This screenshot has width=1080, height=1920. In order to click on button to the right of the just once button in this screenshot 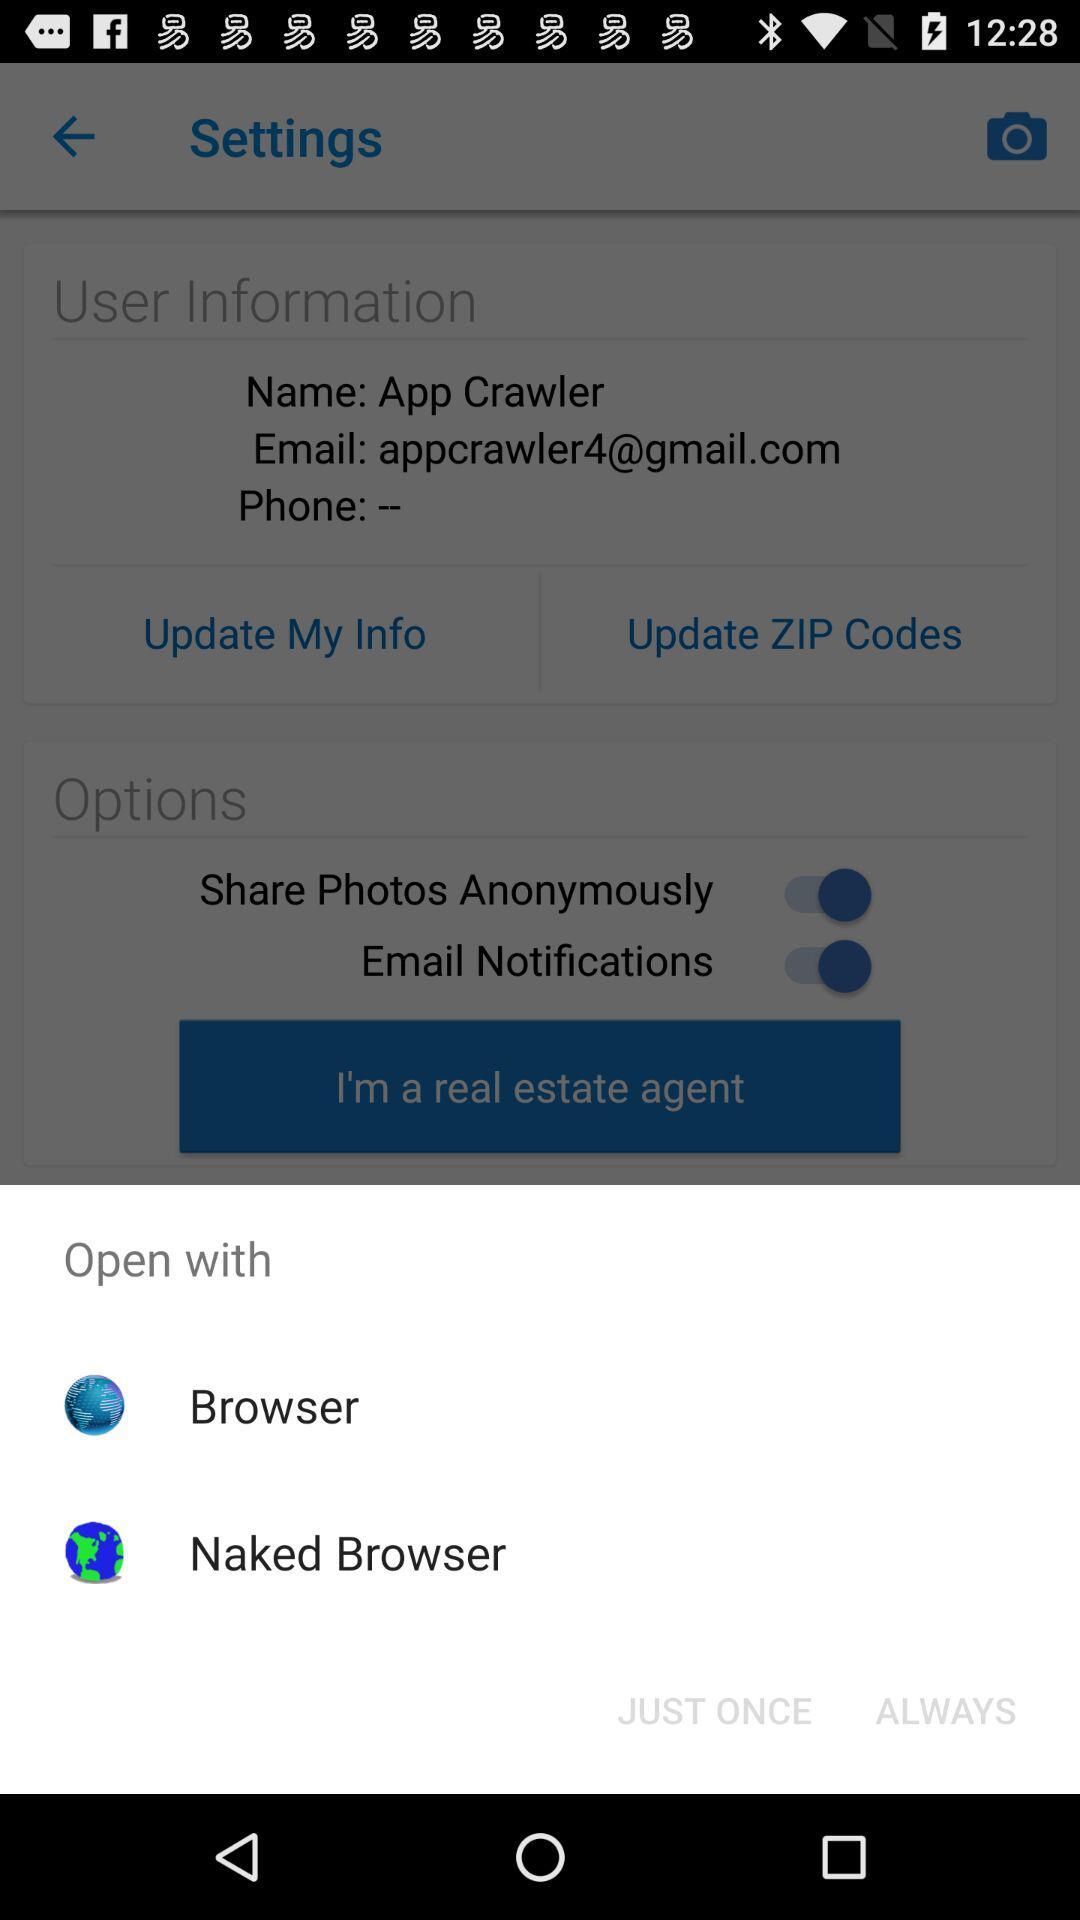, I will do `click(945, 1708)`.